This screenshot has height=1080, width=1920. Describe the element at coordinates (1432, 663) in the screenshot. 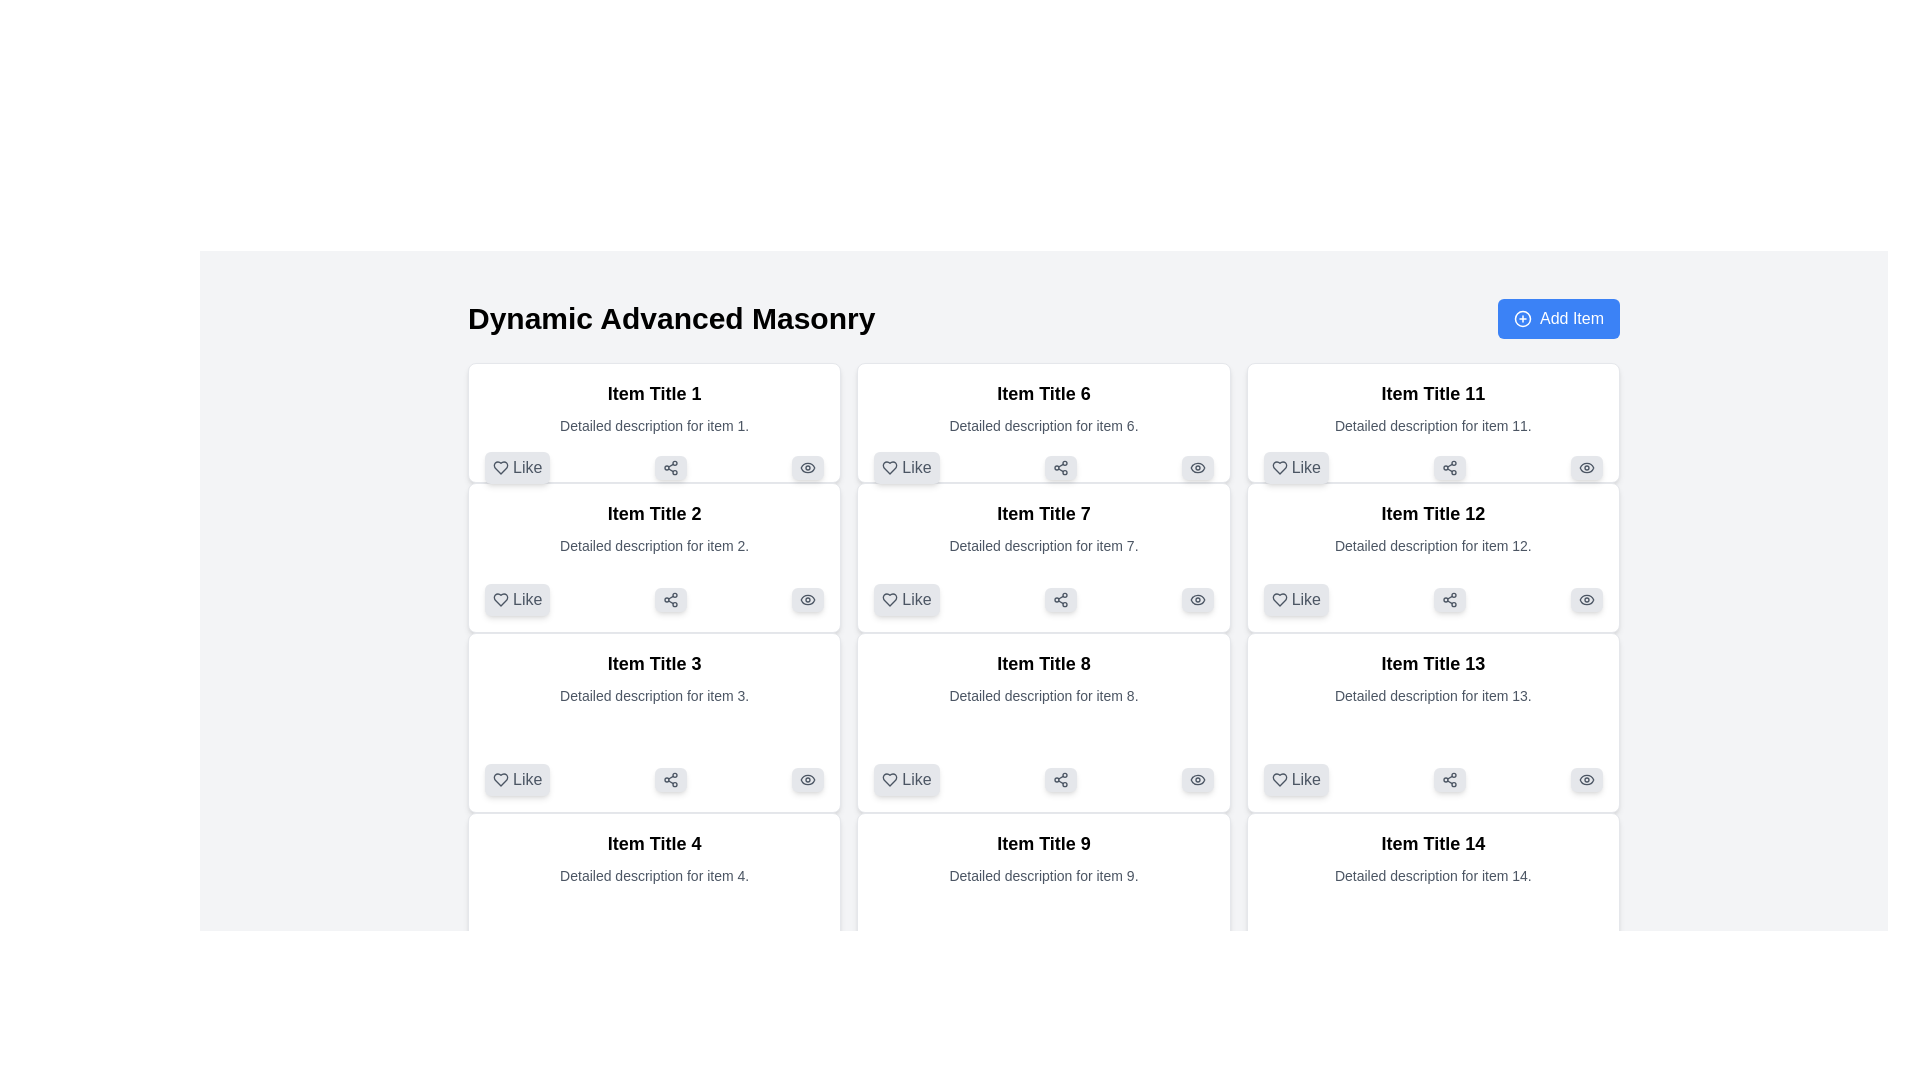

I see `the Text element serving as the title for the item in the grid layout, located in the bottom row and second column from the right` at that location.